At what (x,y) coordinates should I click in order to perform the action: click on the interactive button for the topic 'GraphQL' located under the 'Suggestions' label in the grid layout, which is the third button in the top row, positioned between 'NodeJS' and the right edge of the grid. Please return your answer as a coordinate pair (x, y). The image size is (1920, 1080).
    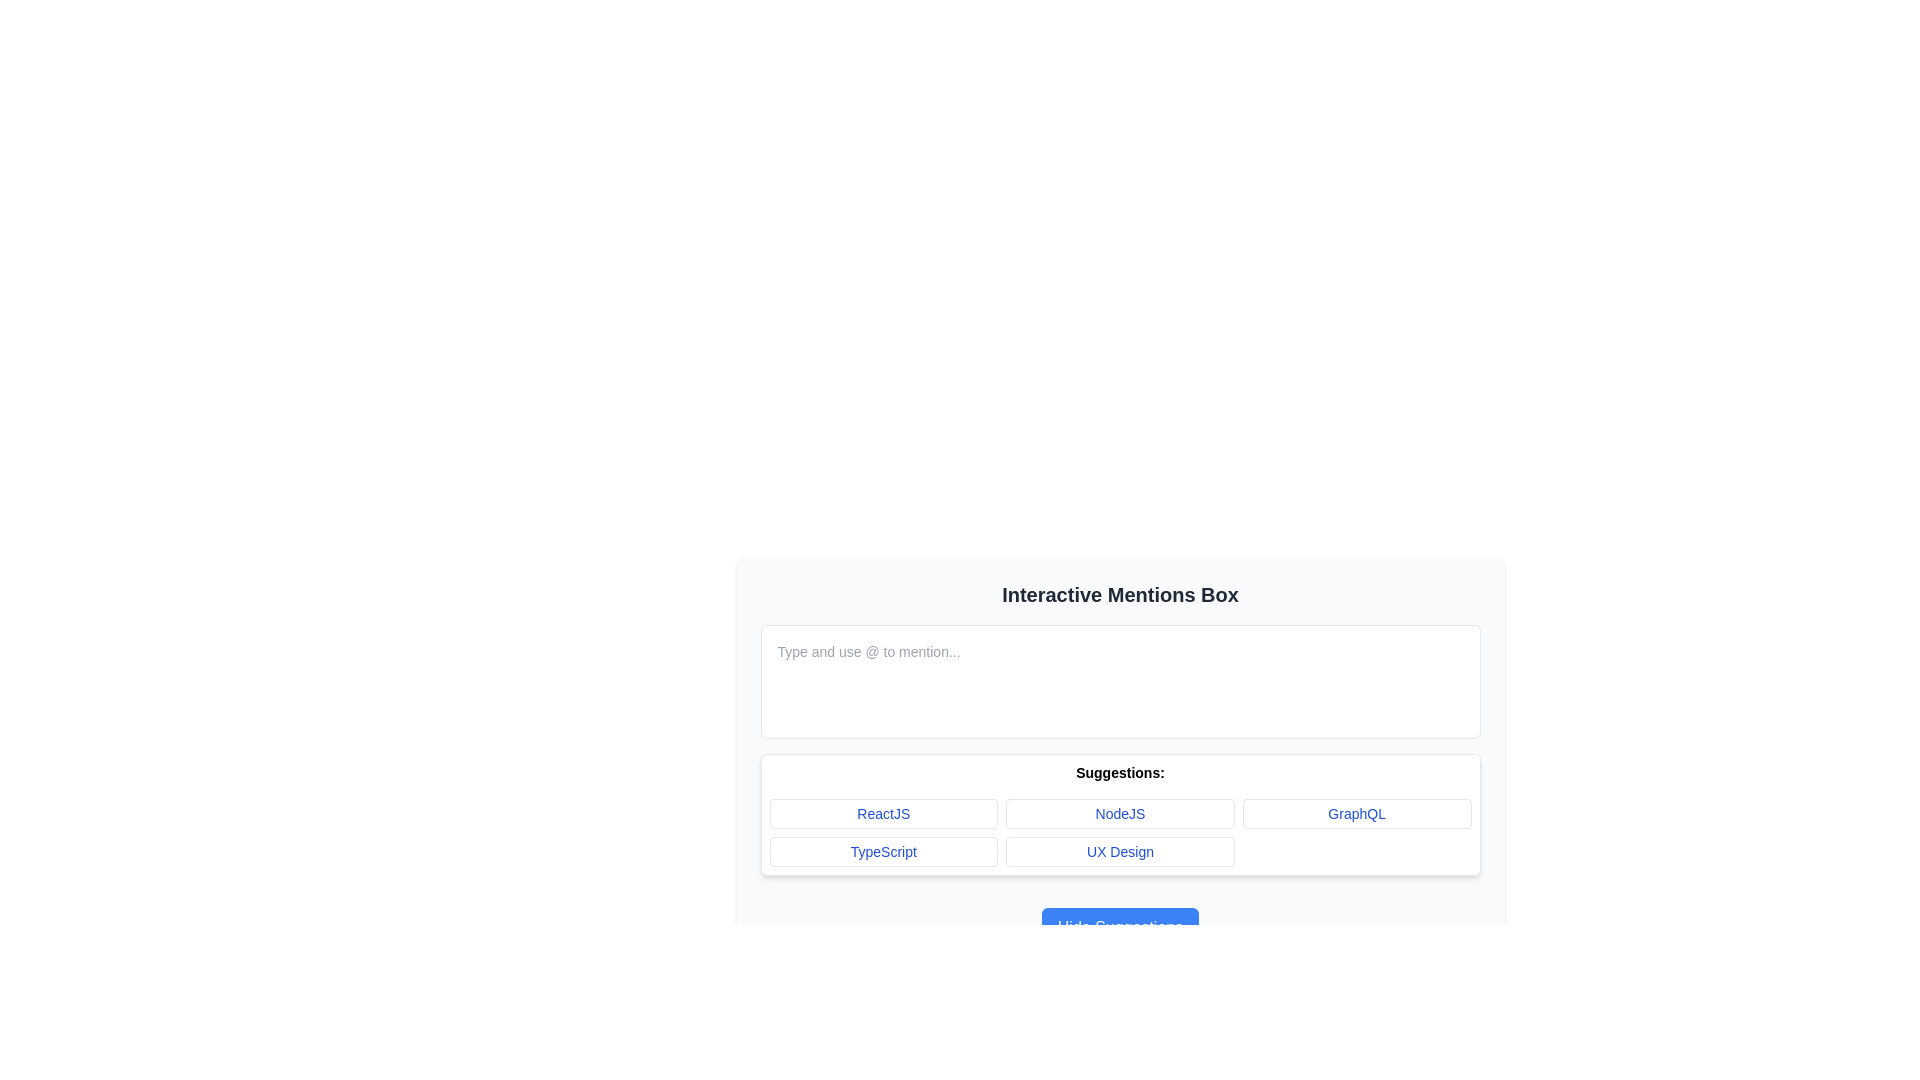
    Looking at the image, I should click on (1357, 813).